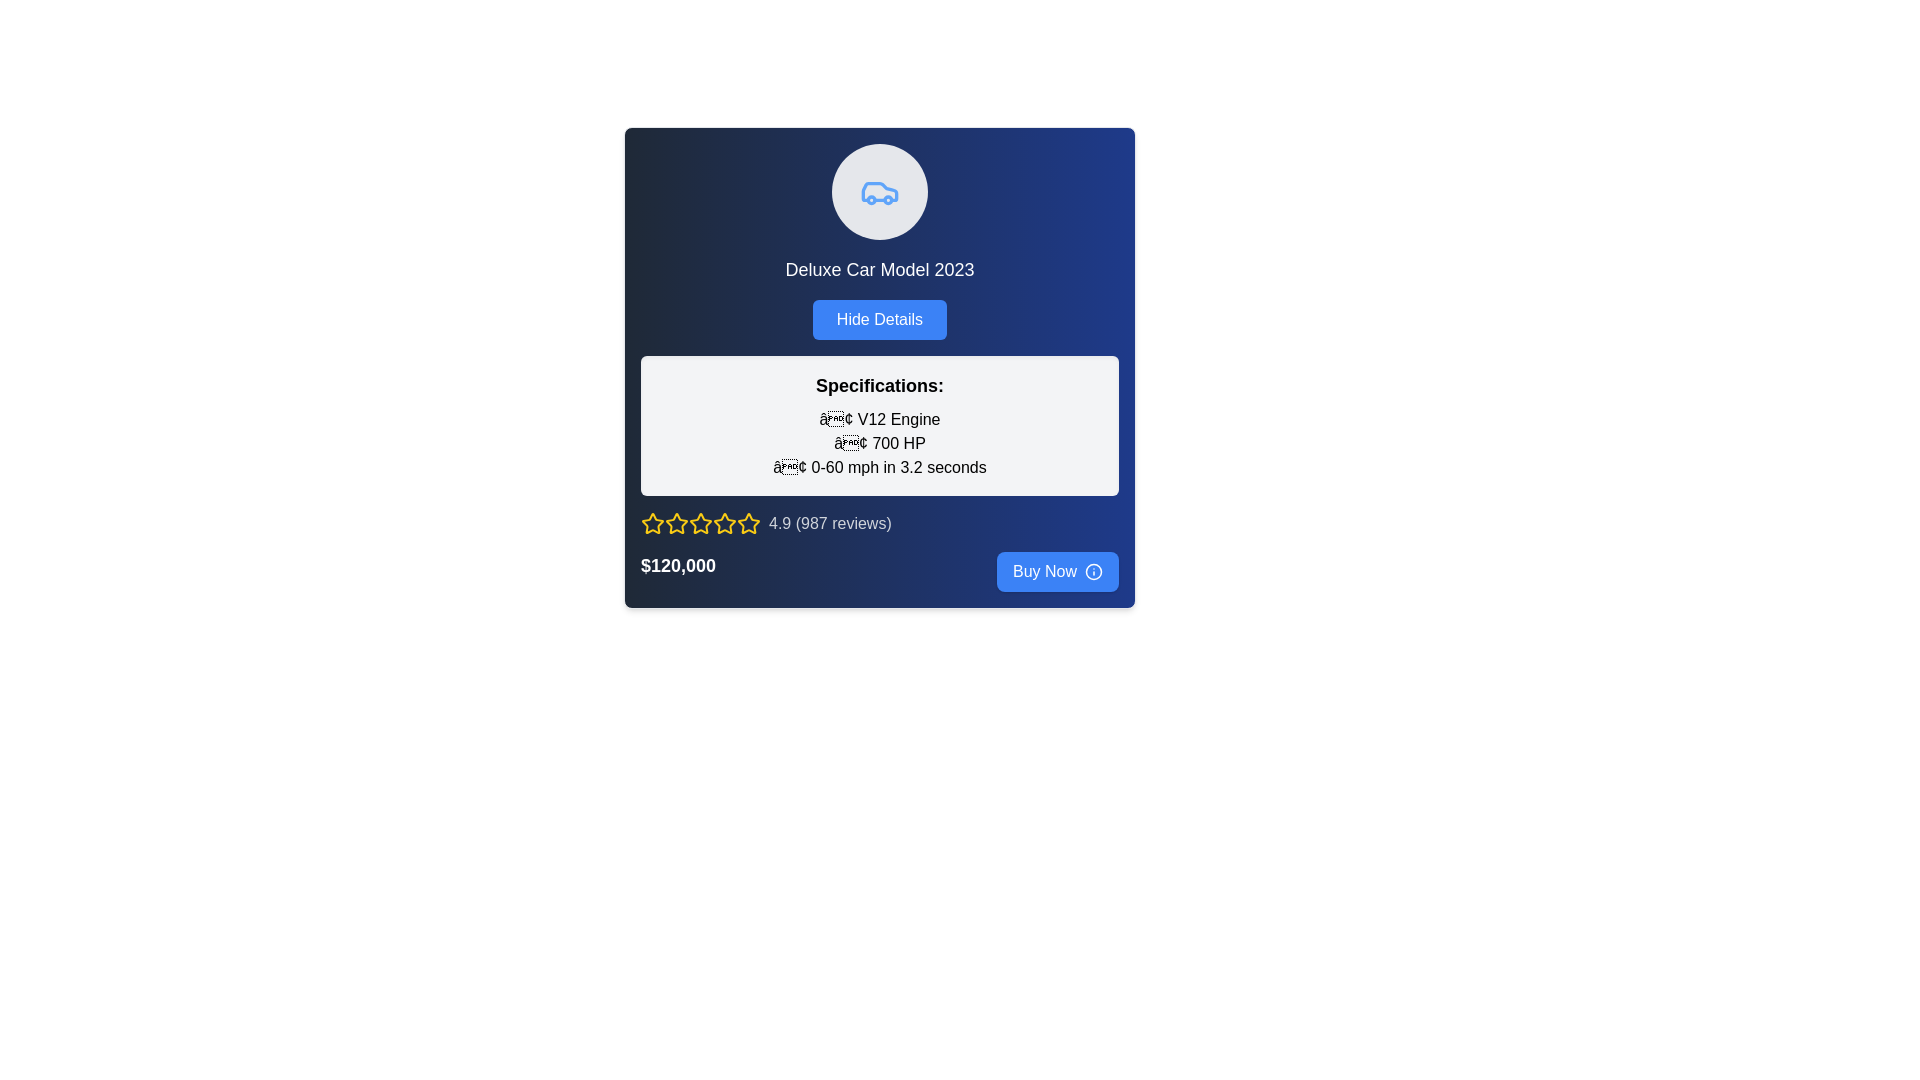 This screenshot has height=1080, width=1920. Describe the element at coordinates (879, 424) in the screenshot. I see `the Text Section located centrally below the 'Hide Details' button and above the star rating section, which provides an overview of product attributes` at that location.